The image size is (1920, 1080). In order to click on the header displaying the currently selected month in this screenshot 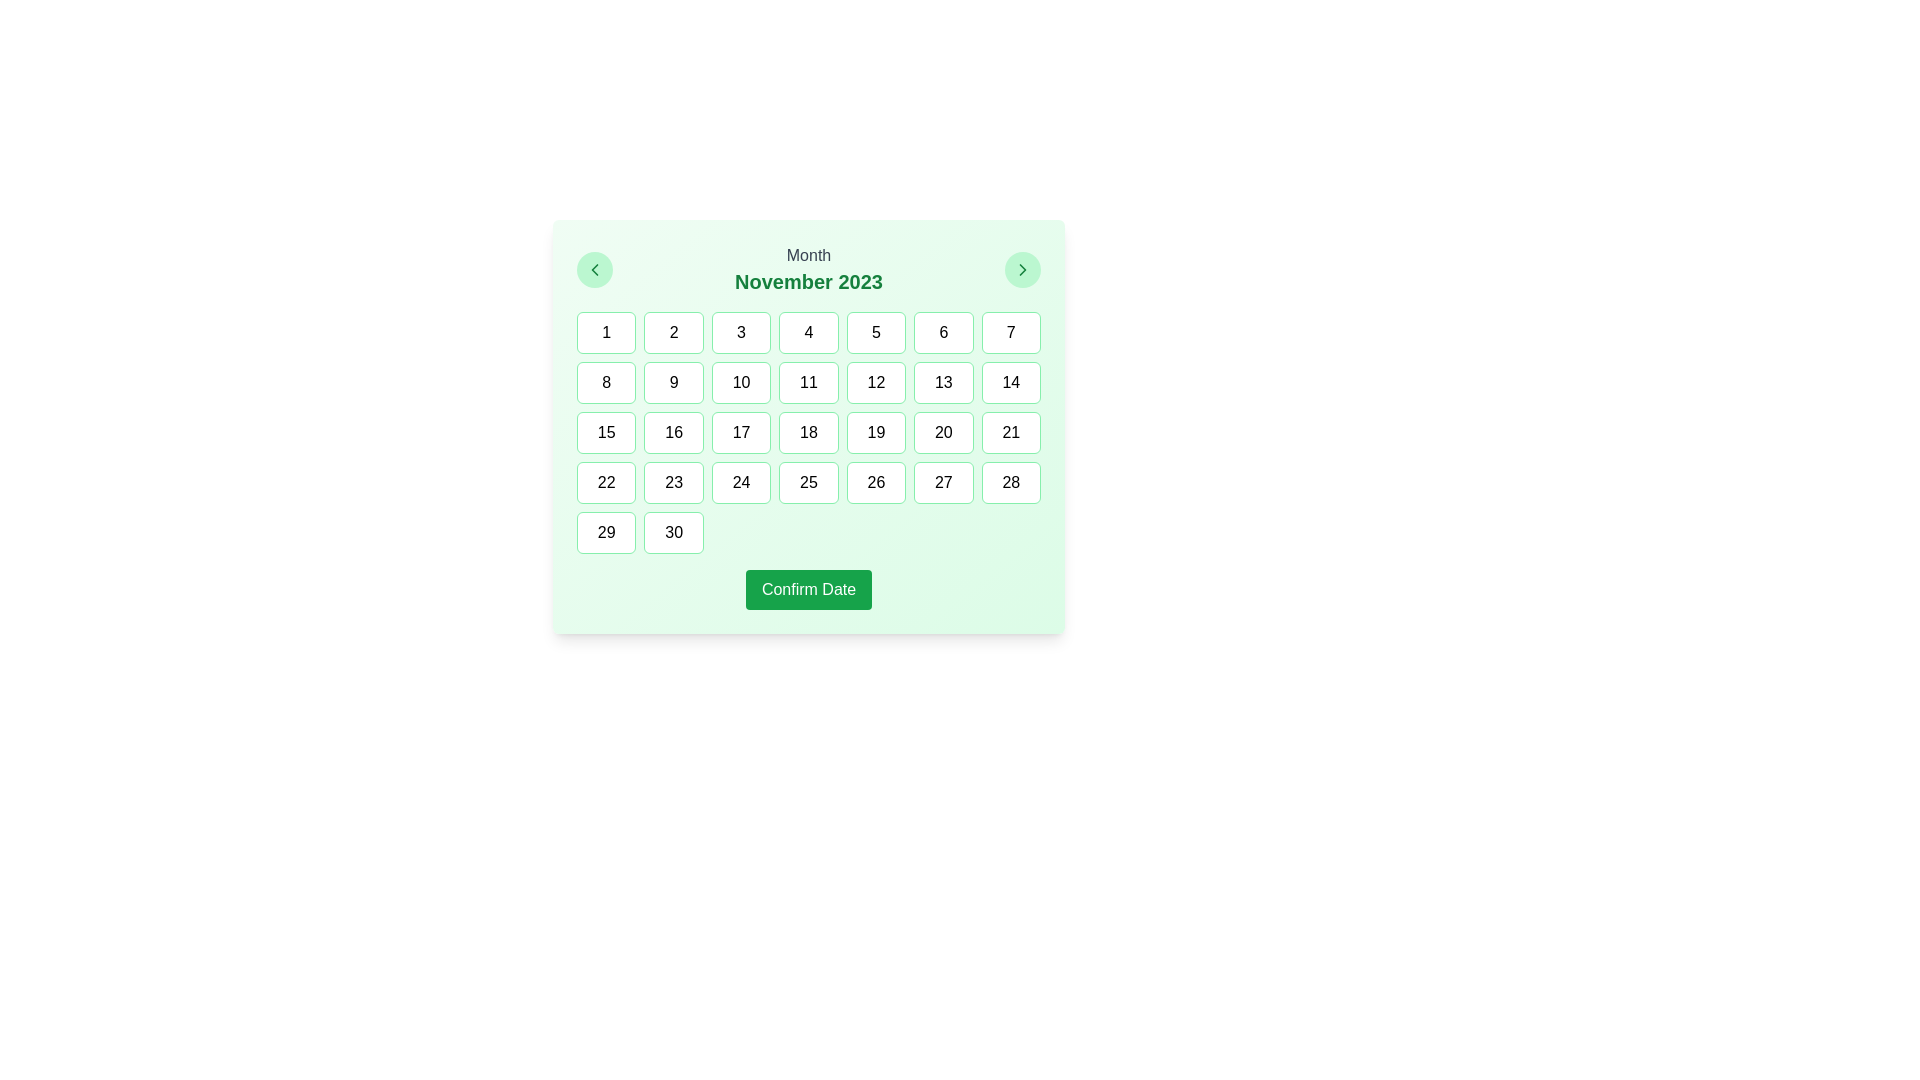, I will do `click(809, 270)`.